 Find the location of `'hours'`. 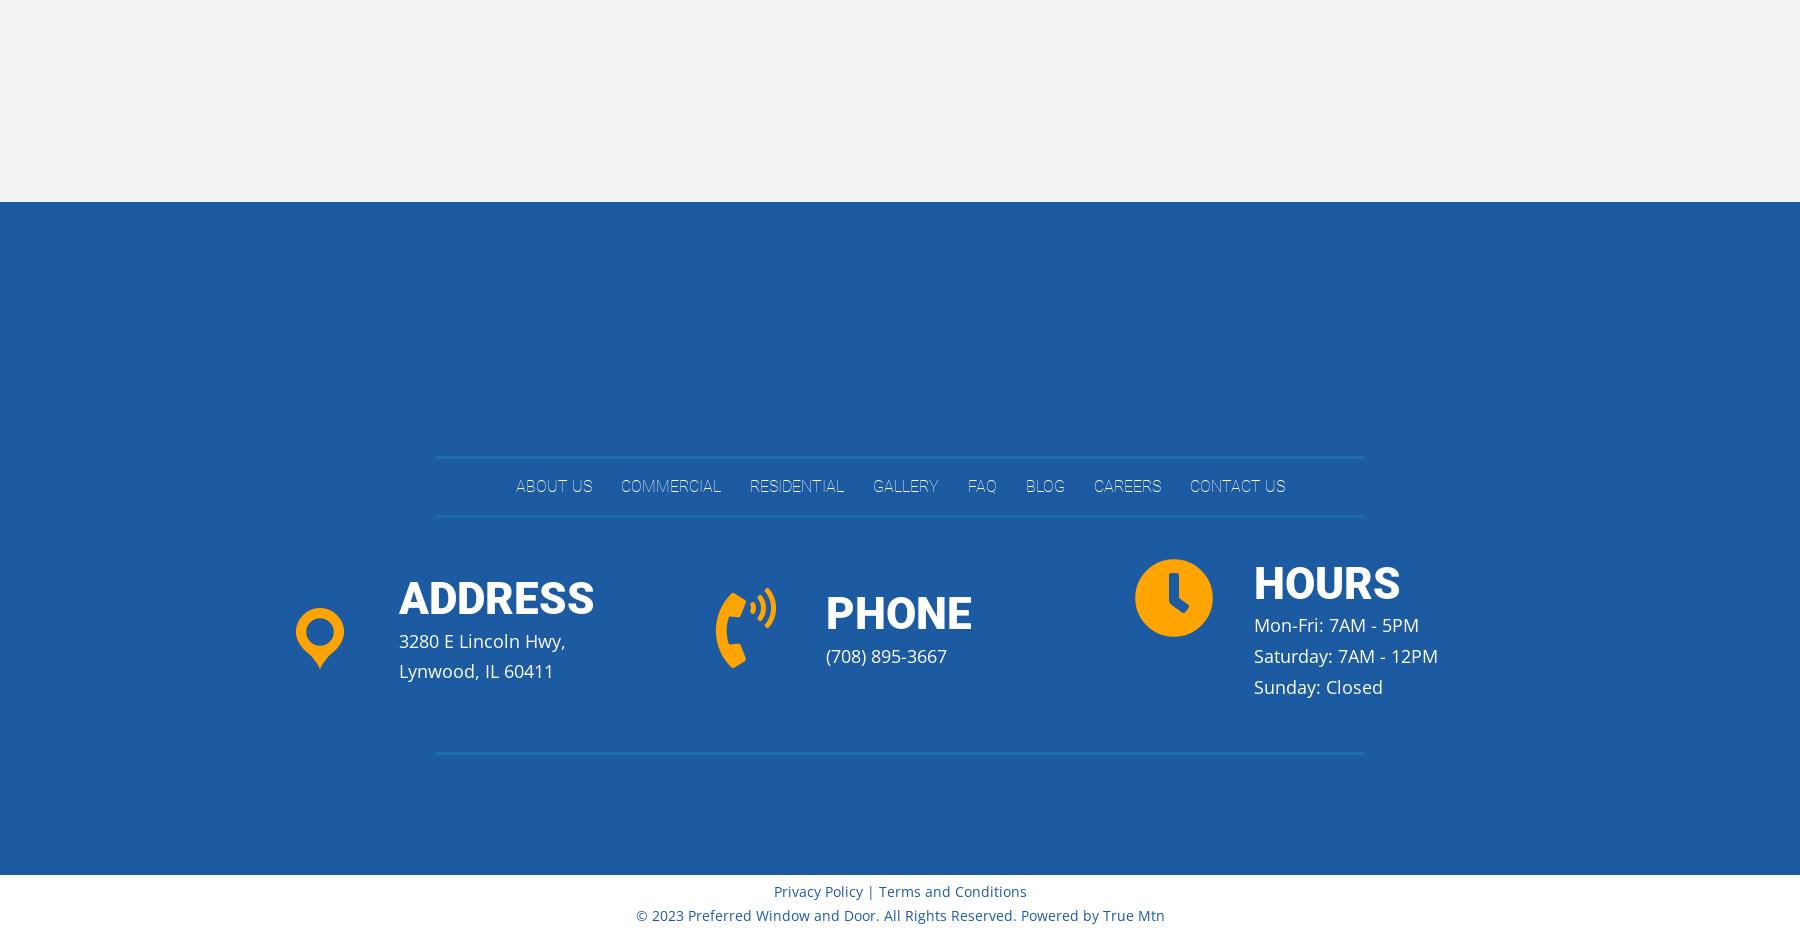

'hours' is located at coordinates (1326, 581).